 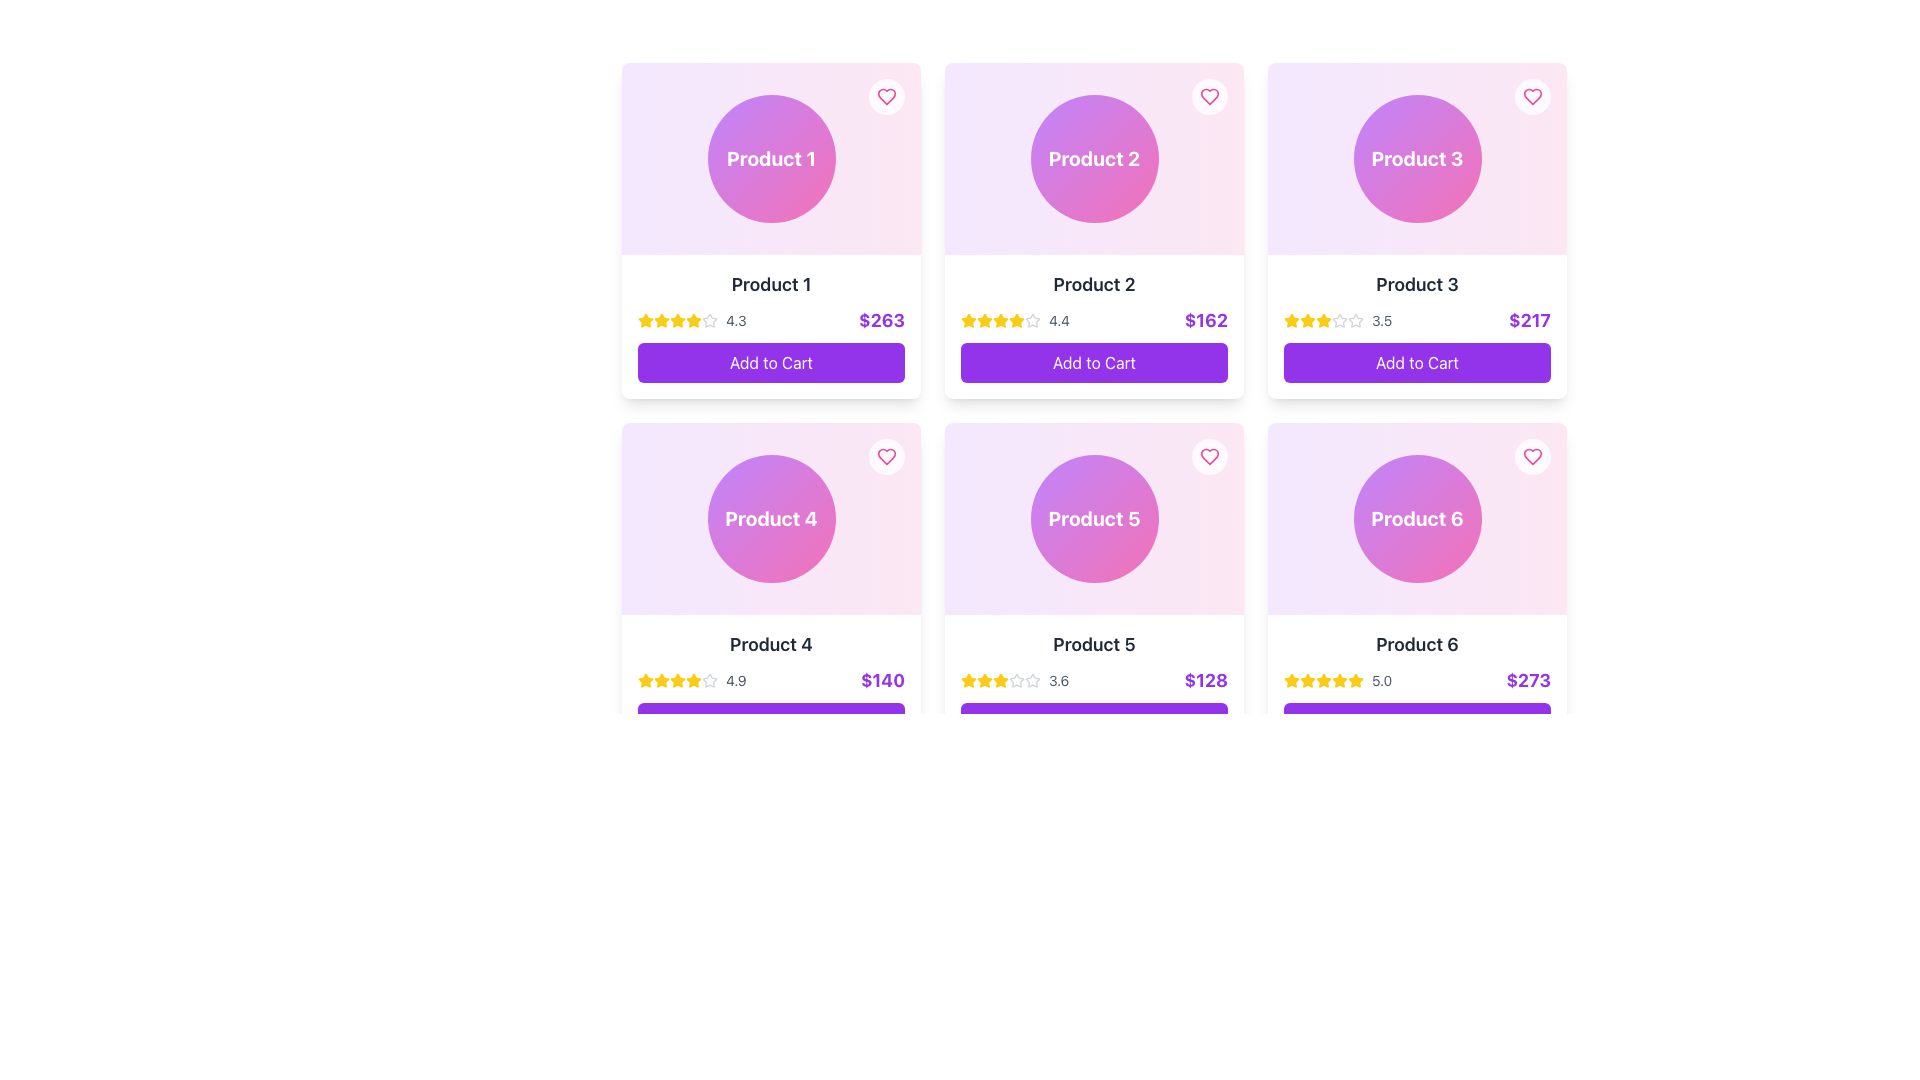 I want to click on the leftmost star icon in the rating section of 'Product 4' to provide a rating, so click(x=662, y=679).